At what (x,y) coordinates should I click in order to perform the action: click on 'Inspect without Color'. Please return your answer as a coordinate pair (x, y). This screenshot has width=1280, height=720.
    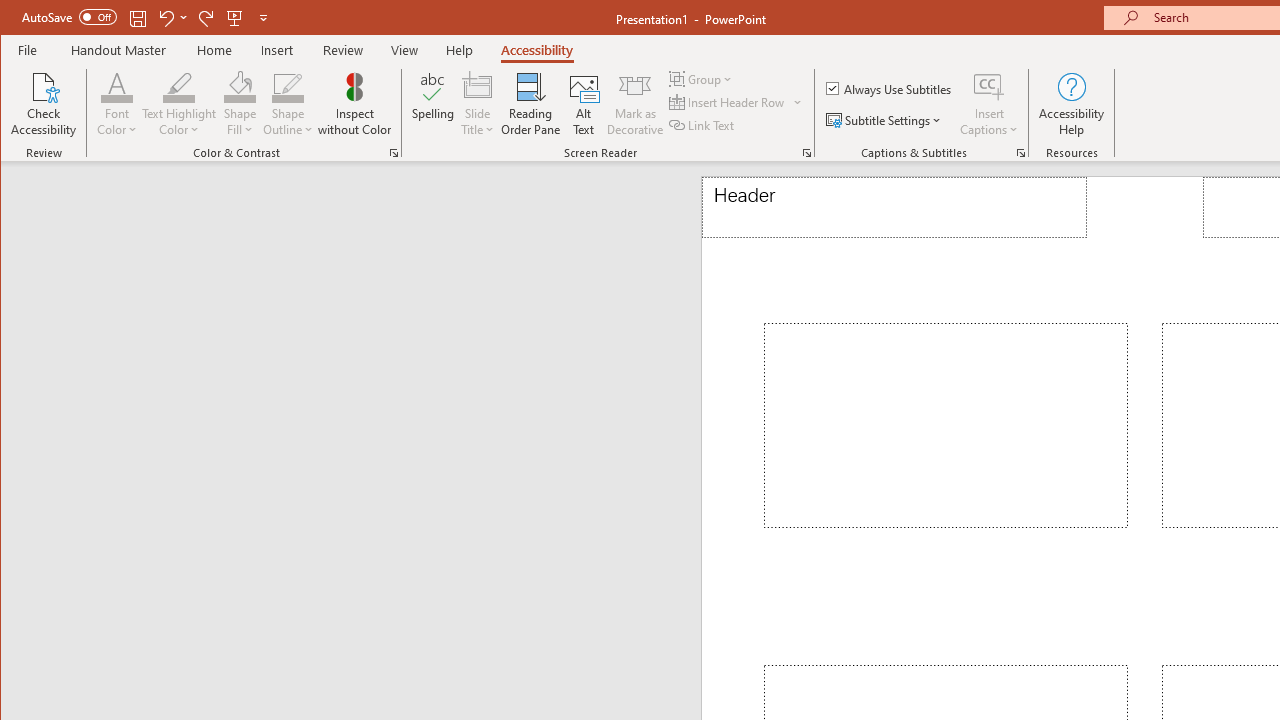
    Looking at the image, I should click on (355, 104).